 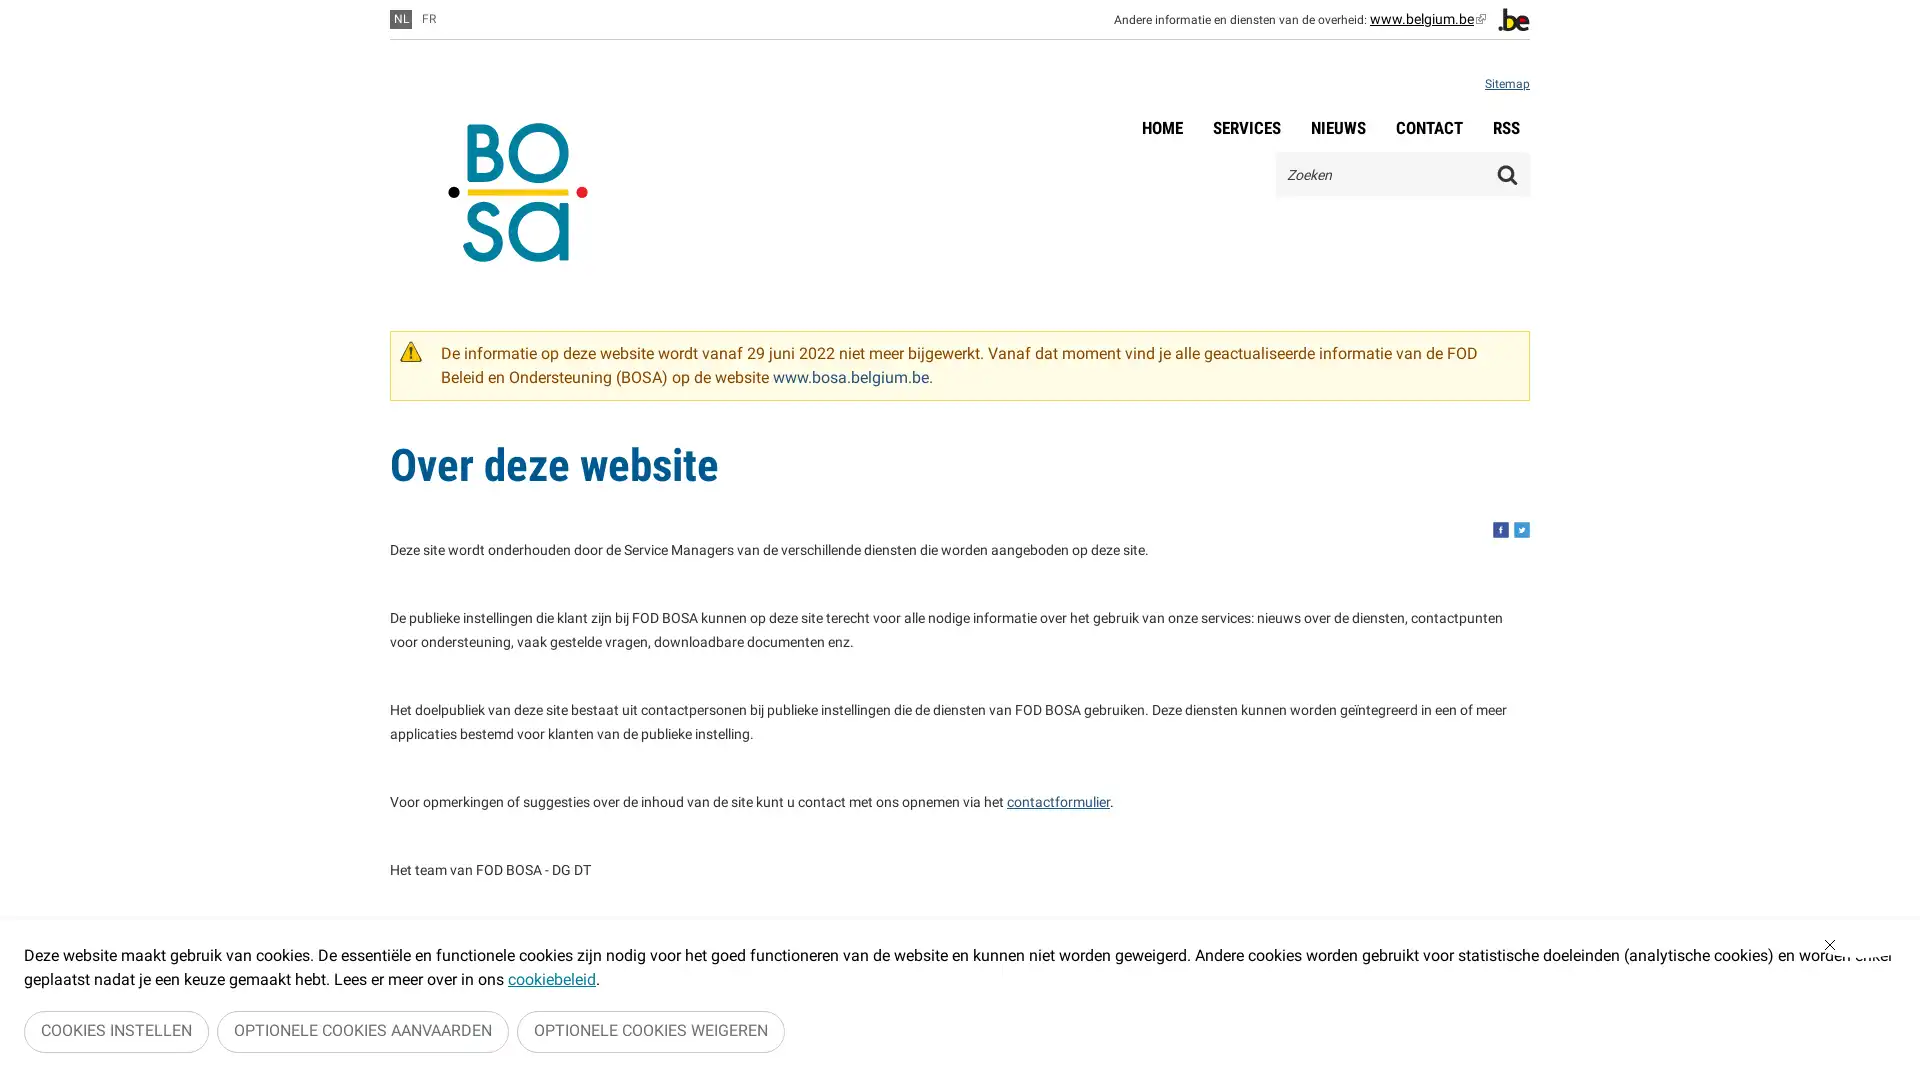 What do you see at coordinates (651, 1034) in the screenshot?
I see `OPTIONELE COOKIES WEIGEREN` at bounding box center [651, 1034].